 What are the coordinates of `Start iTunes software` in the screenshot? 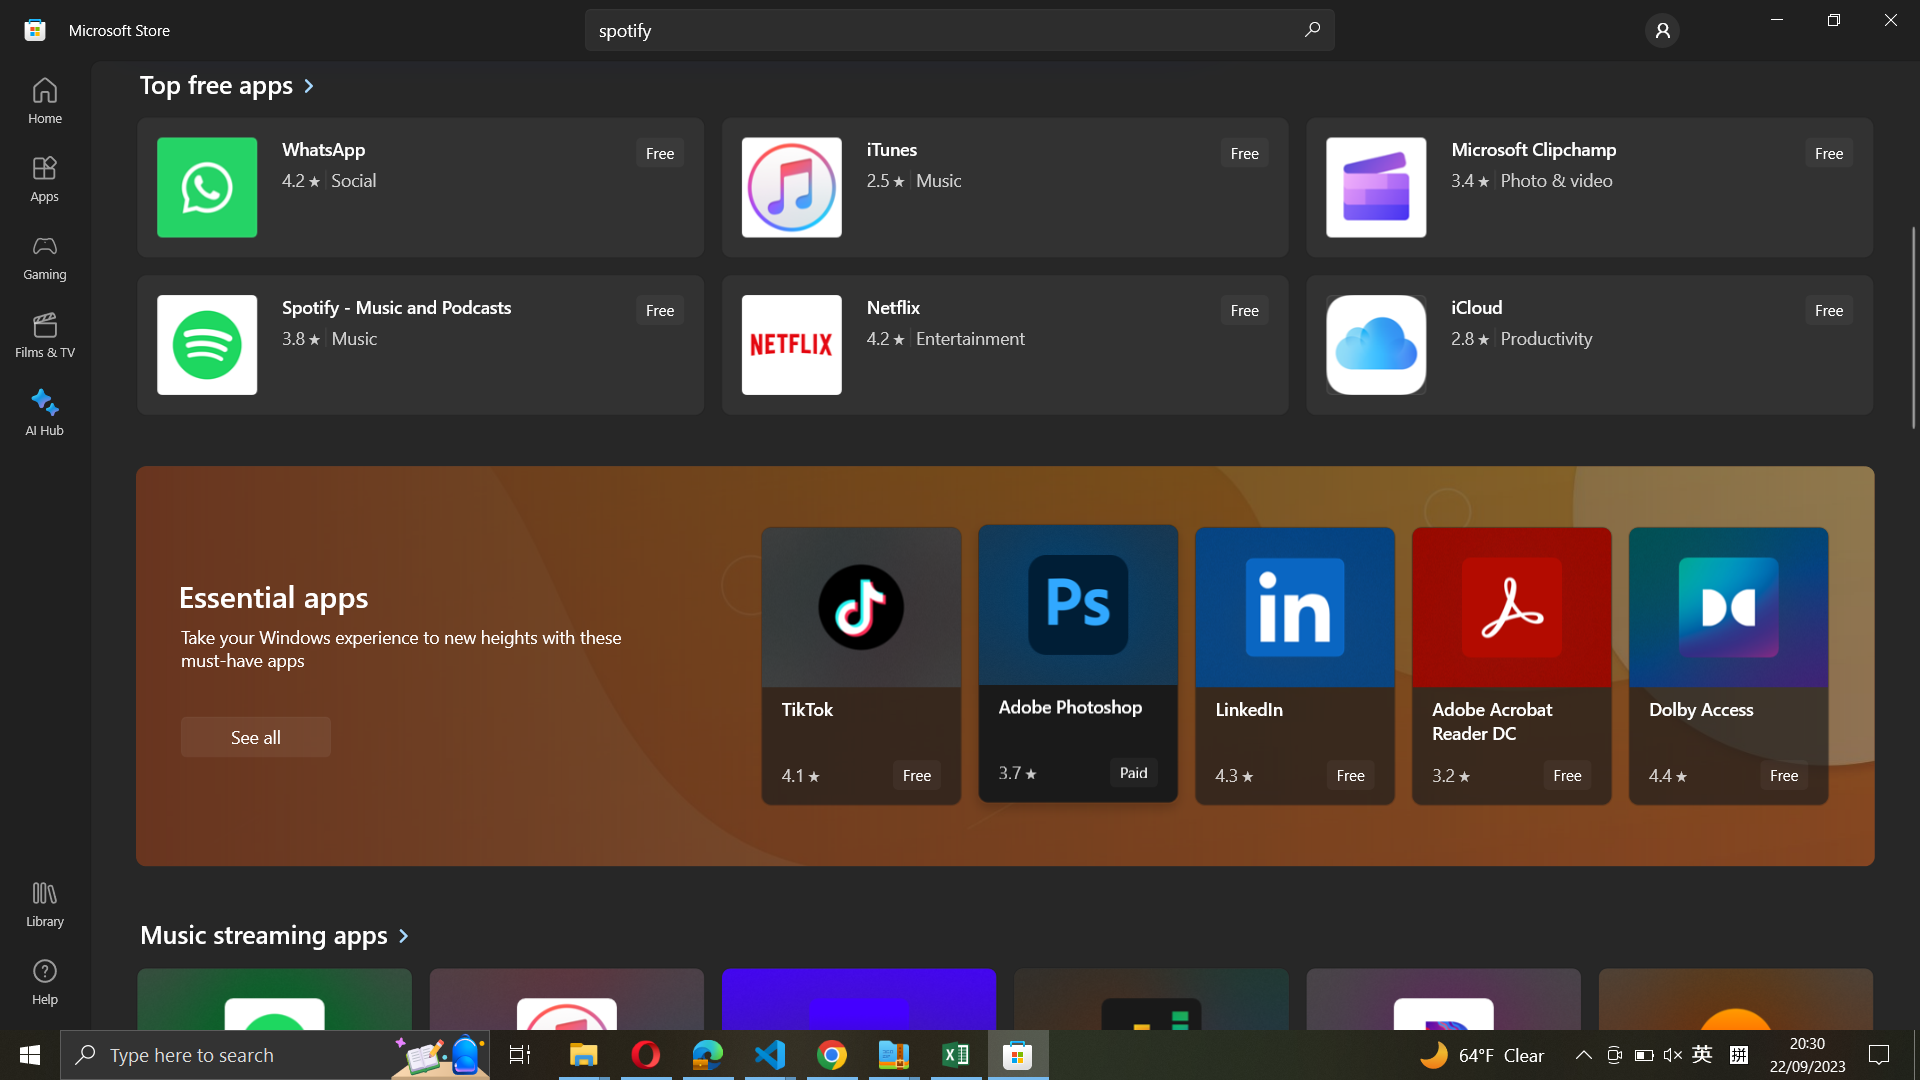 It's located at (1002, 189).